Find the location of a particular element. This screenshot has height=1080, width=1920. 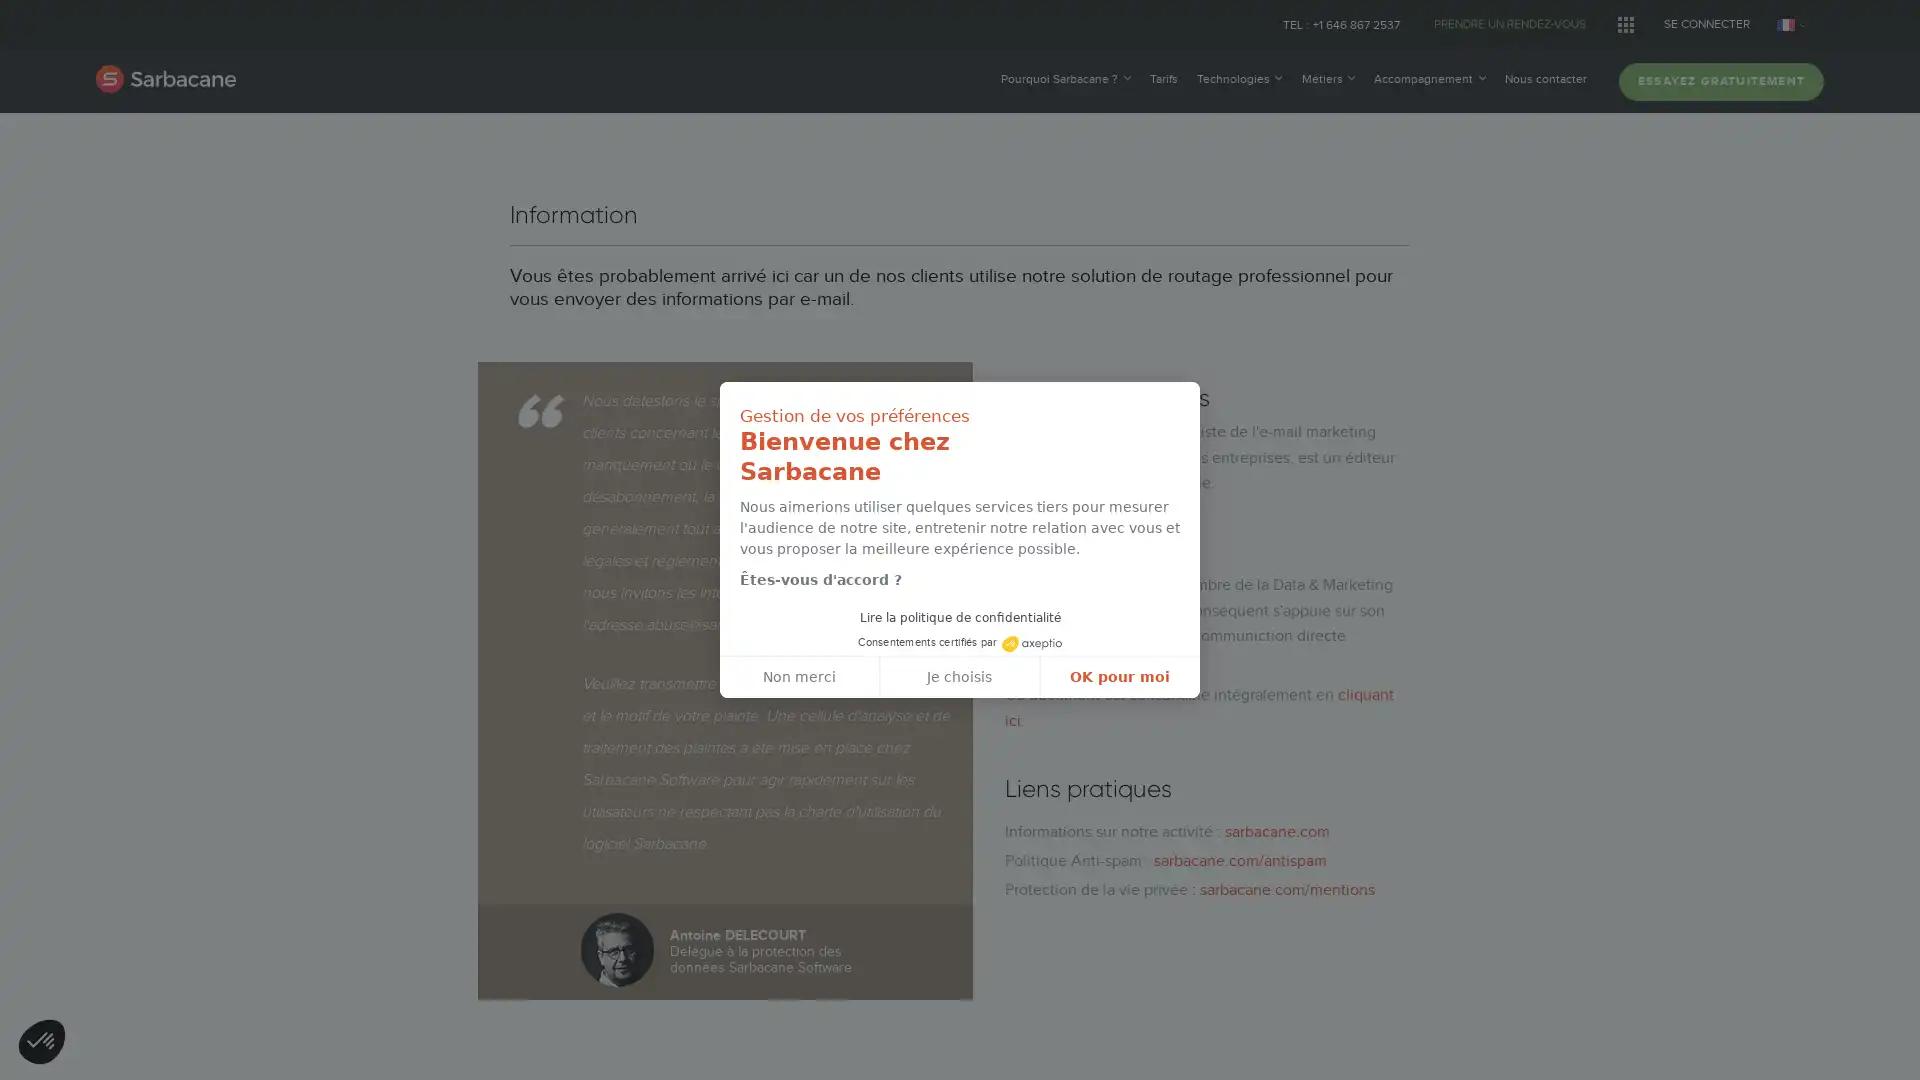

Consentements certifies par is located at coordinates (958, 641).